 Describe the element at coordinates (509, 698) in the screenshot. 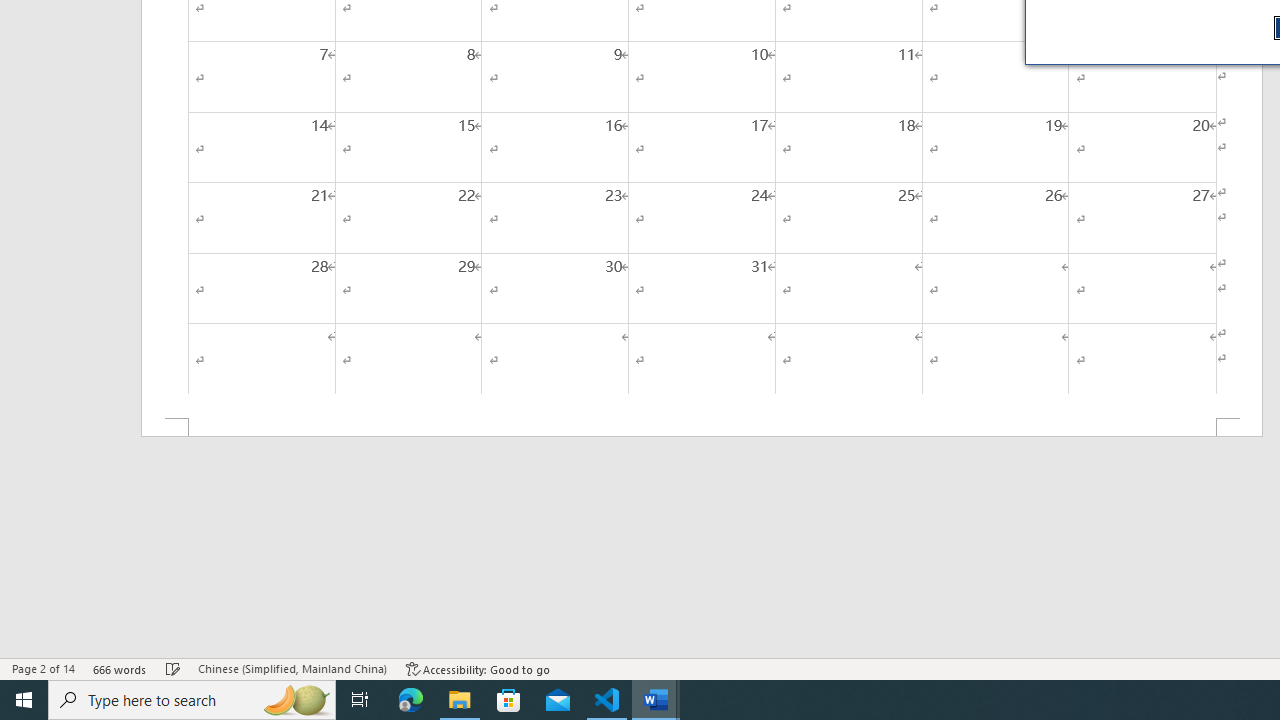

I see `'Microsoft Store'` at that location.